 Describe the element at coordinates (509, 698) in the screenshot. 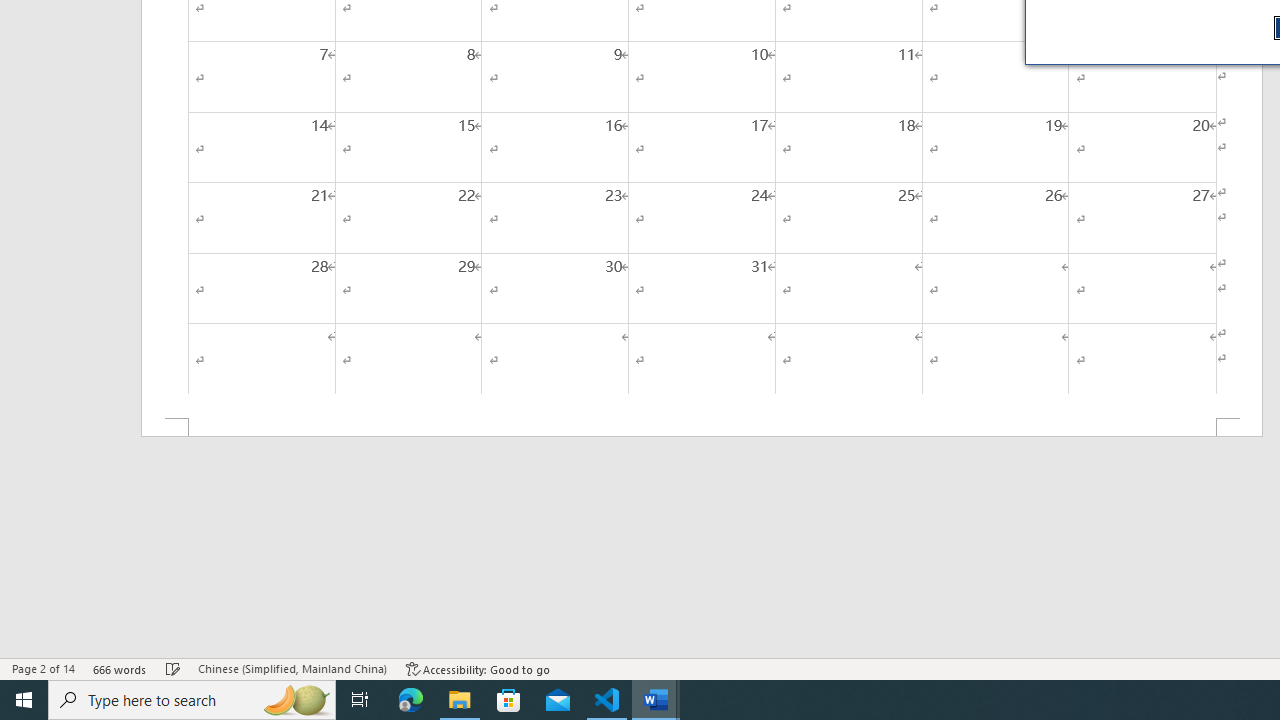

I see `'Microsoft Store'` at that location.